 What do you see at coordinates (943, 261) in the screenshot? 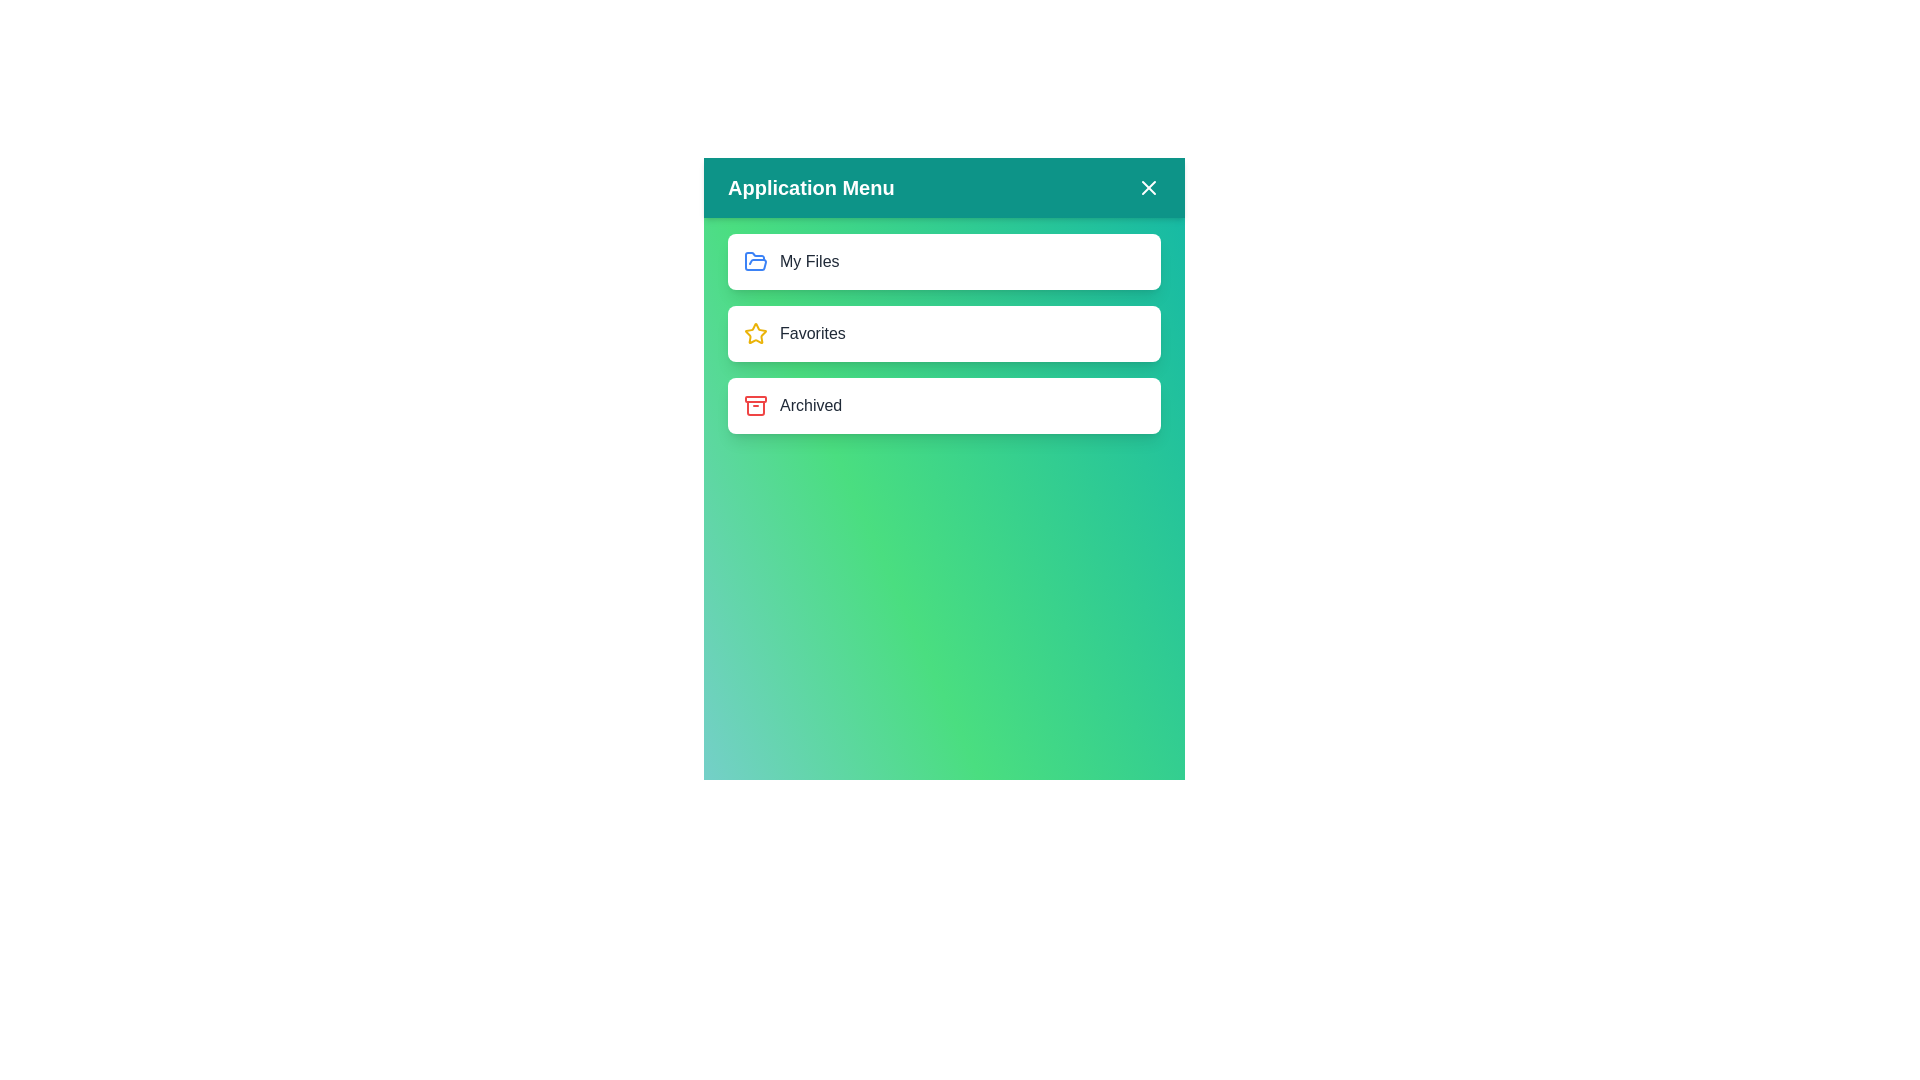
I see `the menu item My Files by clicking on it` at bounding box center [943, 261].